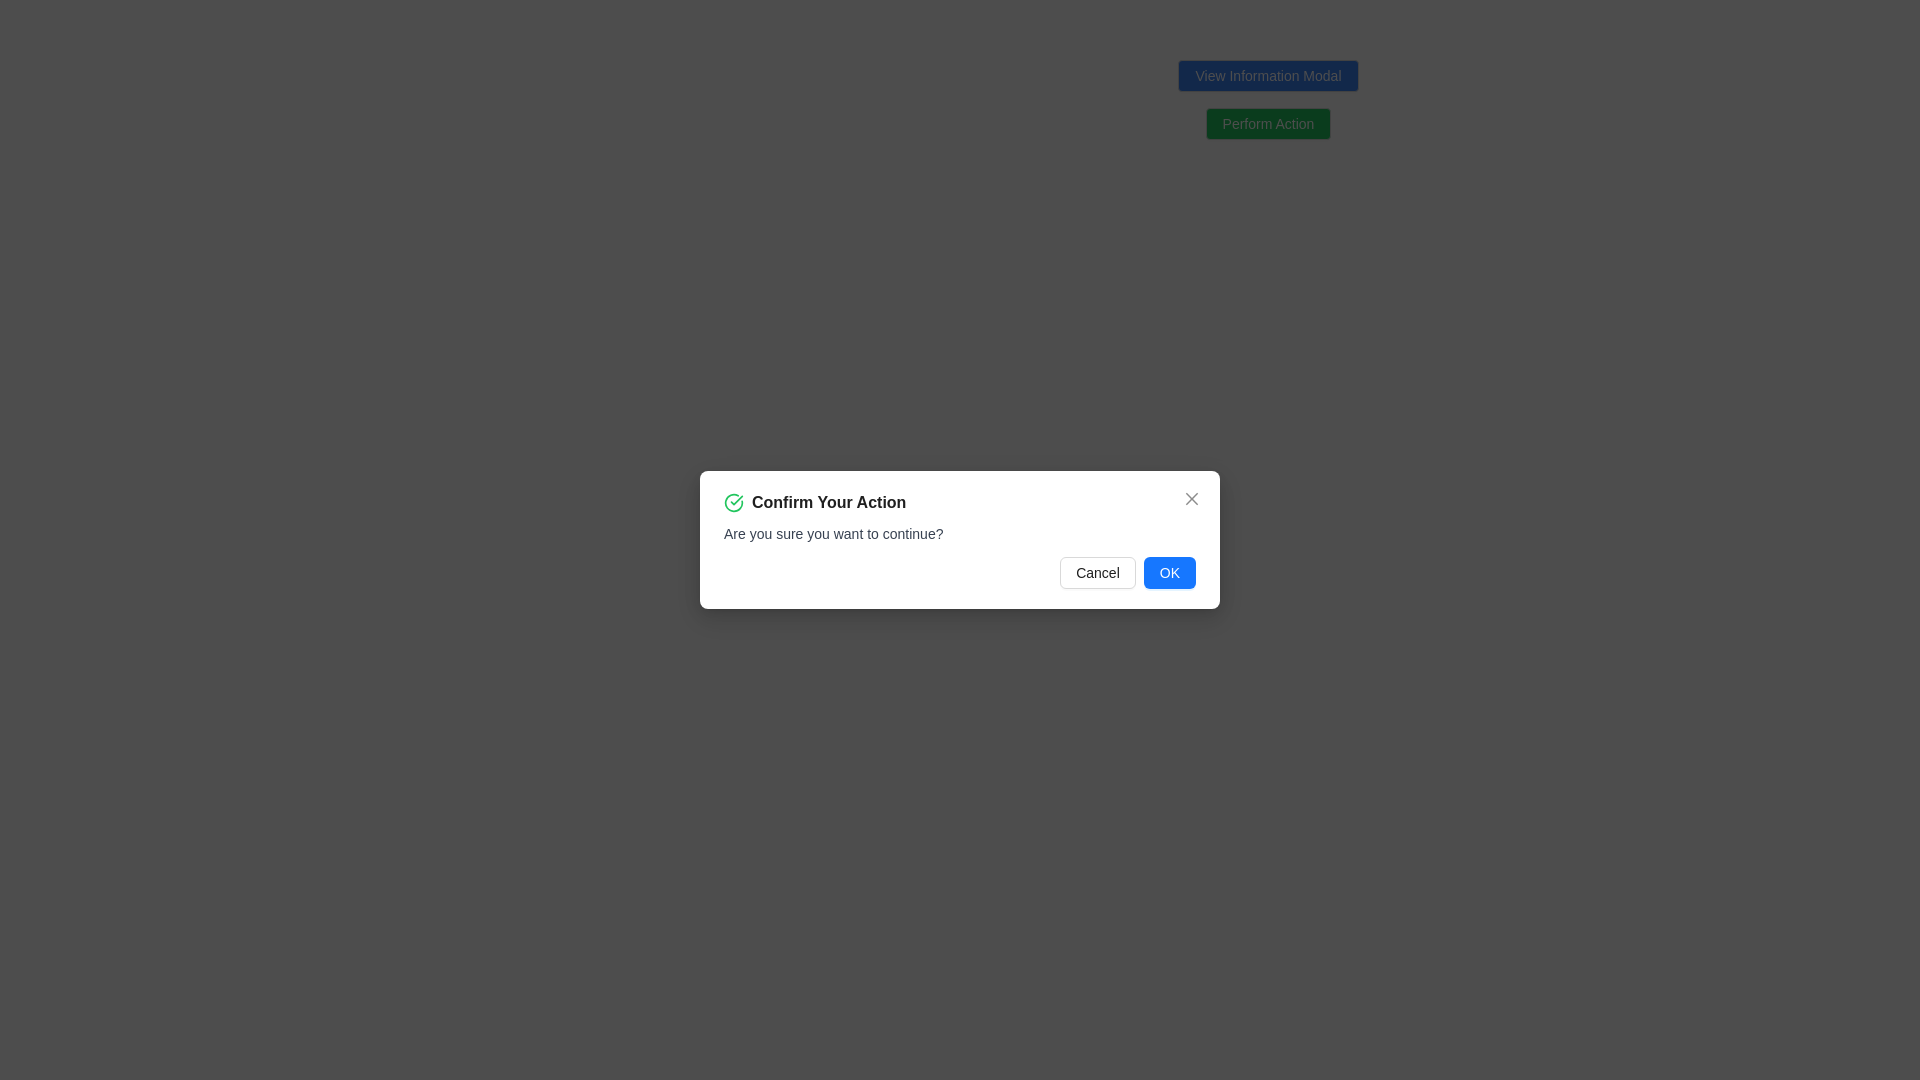 The width and height of the screenshot is (1920, 1080). I want to click on the button located in the top-right quarter of the interface, which triggers the display of a modal window providing detailed information, so click(1266, 75).